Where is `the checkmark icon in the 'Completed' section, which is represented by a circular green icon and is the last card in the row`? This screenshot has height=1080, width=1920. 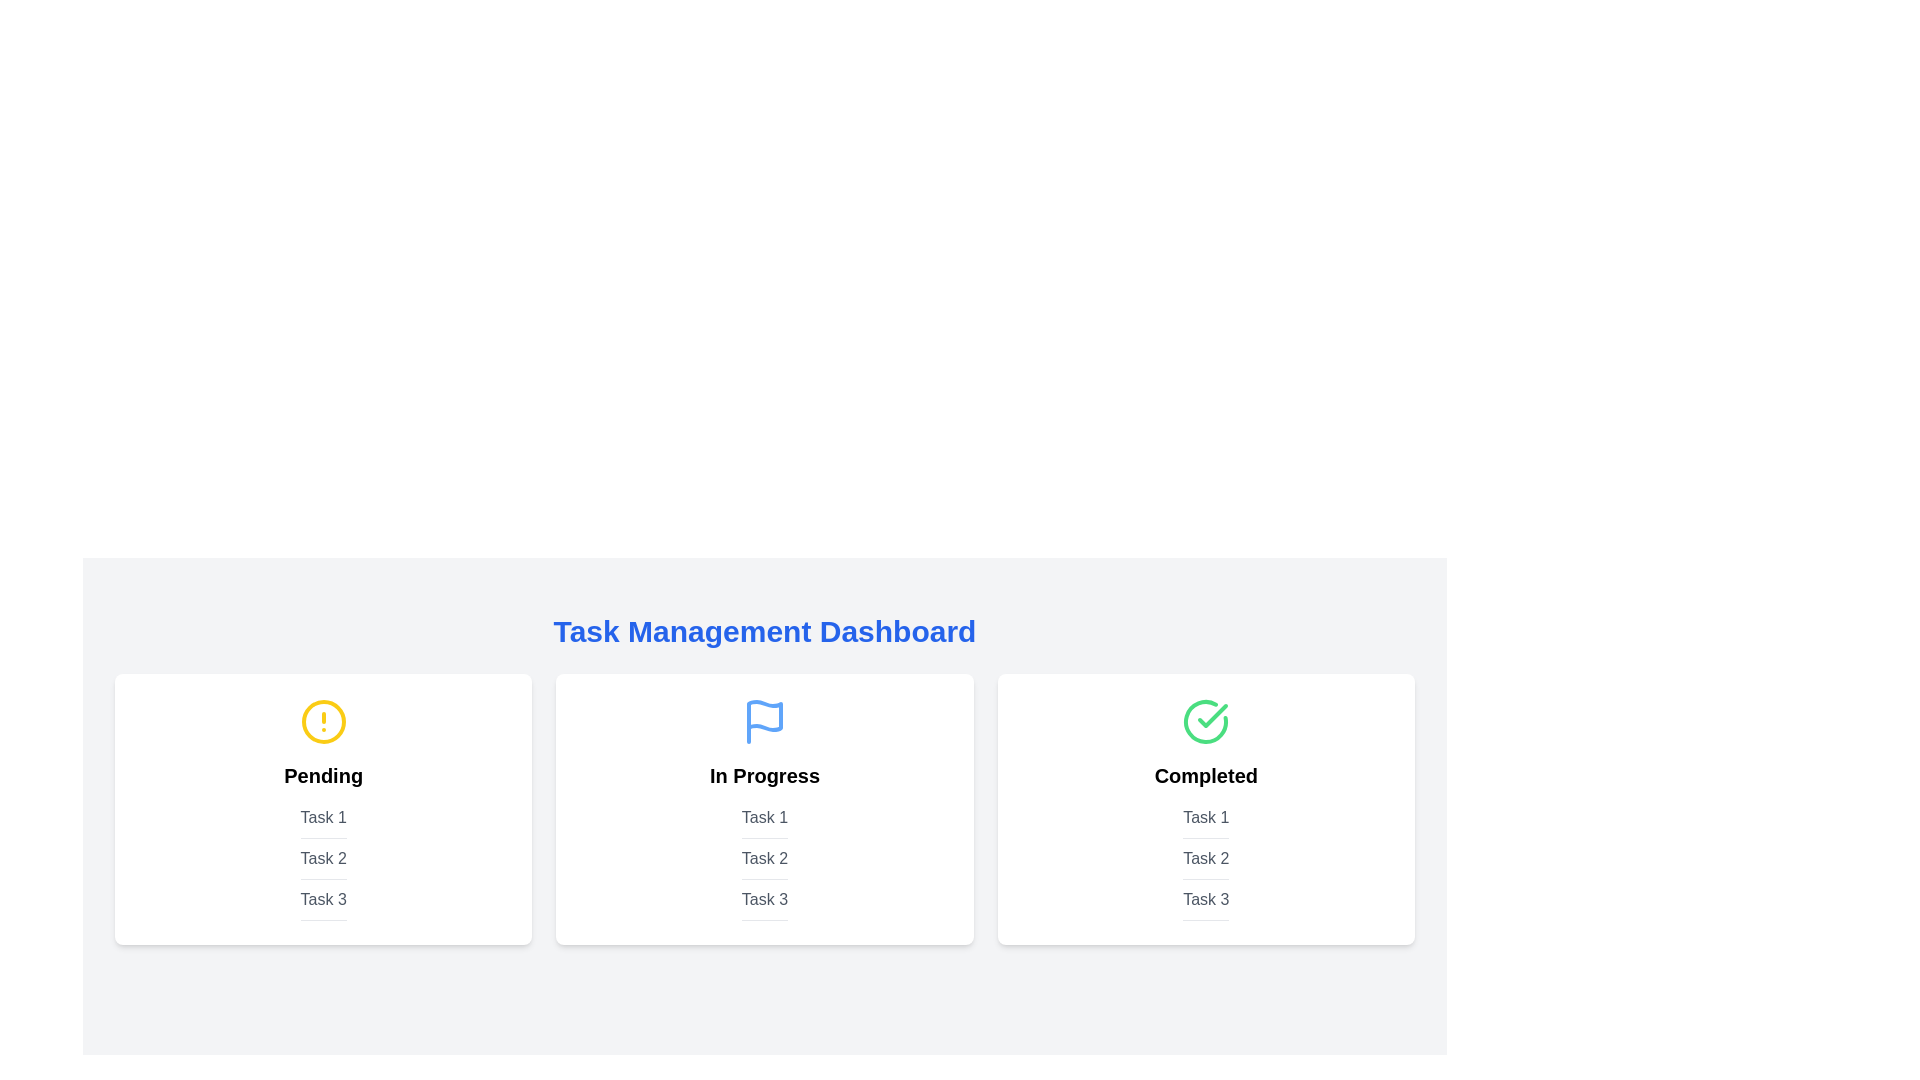
the checkmark icon in the 'Completed' section, which is represented by a circular green icon and is the last card in the row is located at coordinates (1212, 715).